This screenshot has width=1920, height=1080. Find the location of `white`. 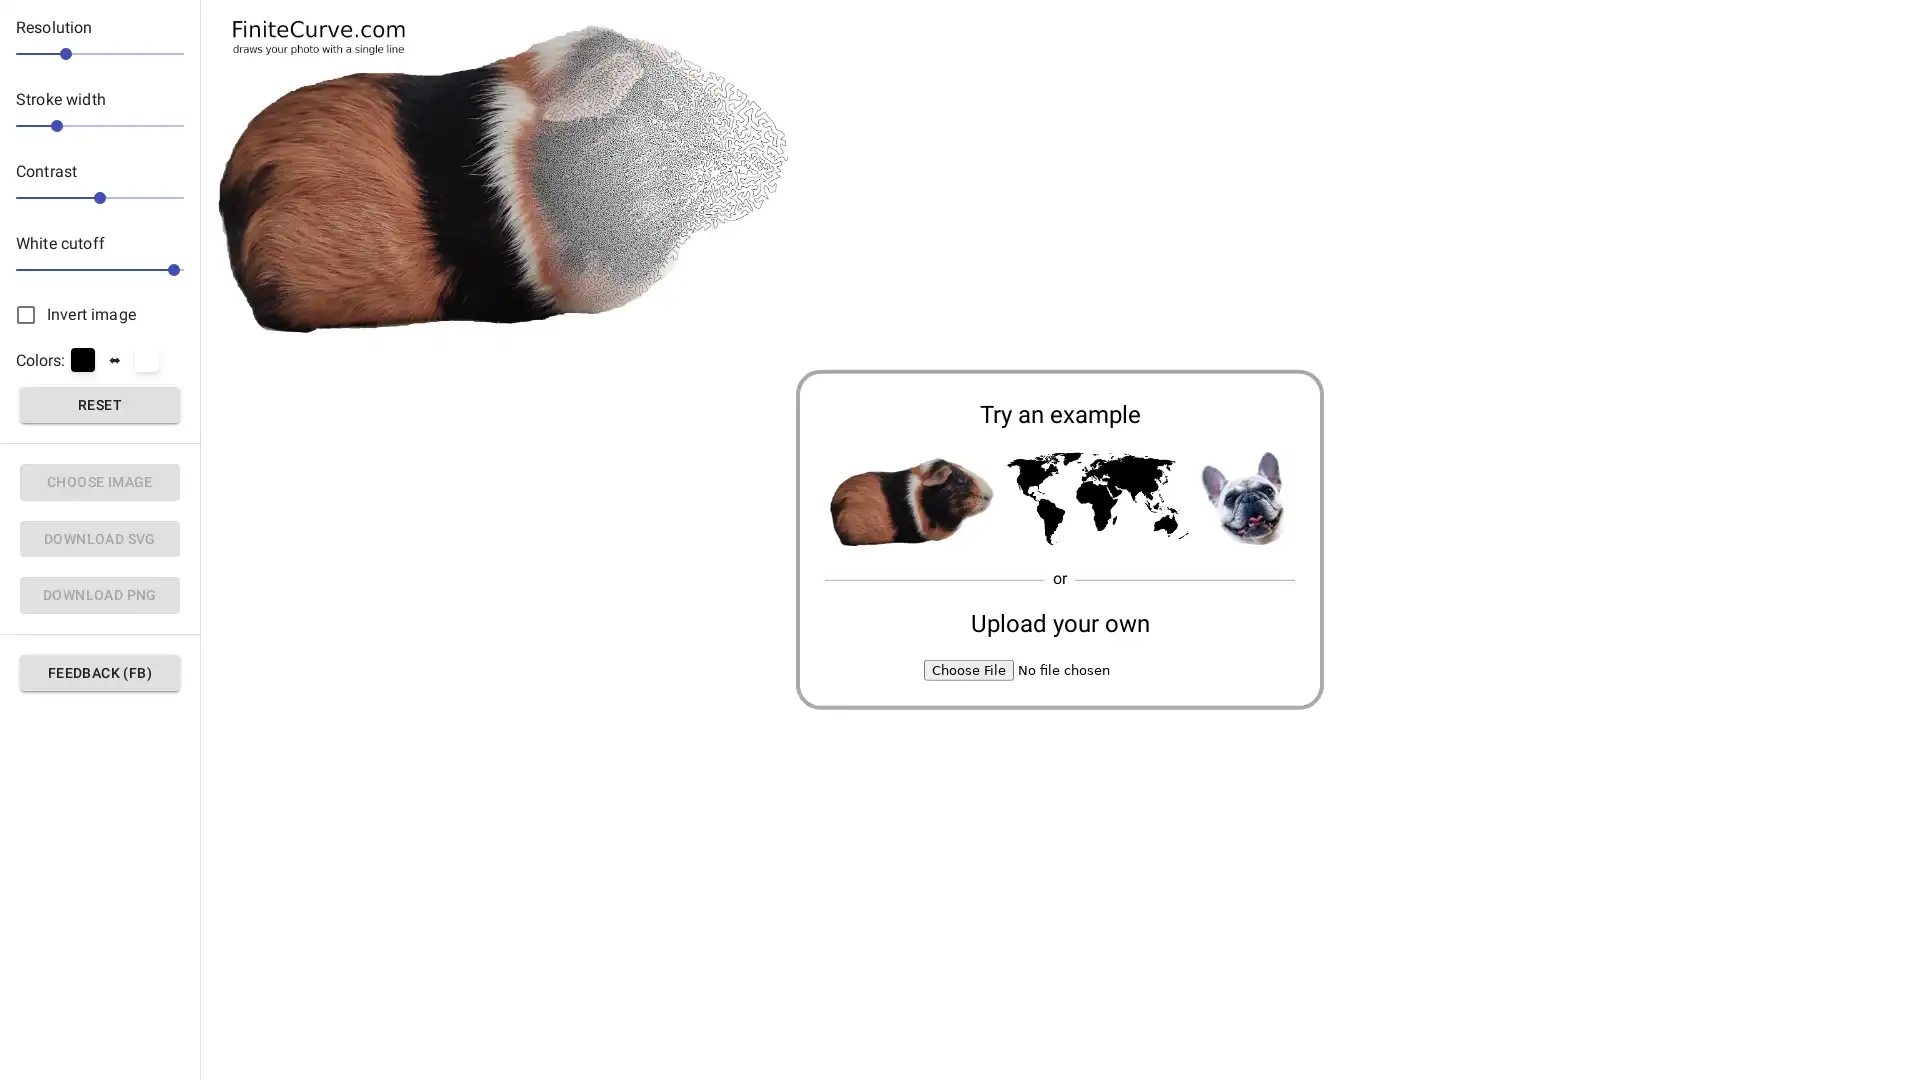

white is located at coordinates (146, 358).